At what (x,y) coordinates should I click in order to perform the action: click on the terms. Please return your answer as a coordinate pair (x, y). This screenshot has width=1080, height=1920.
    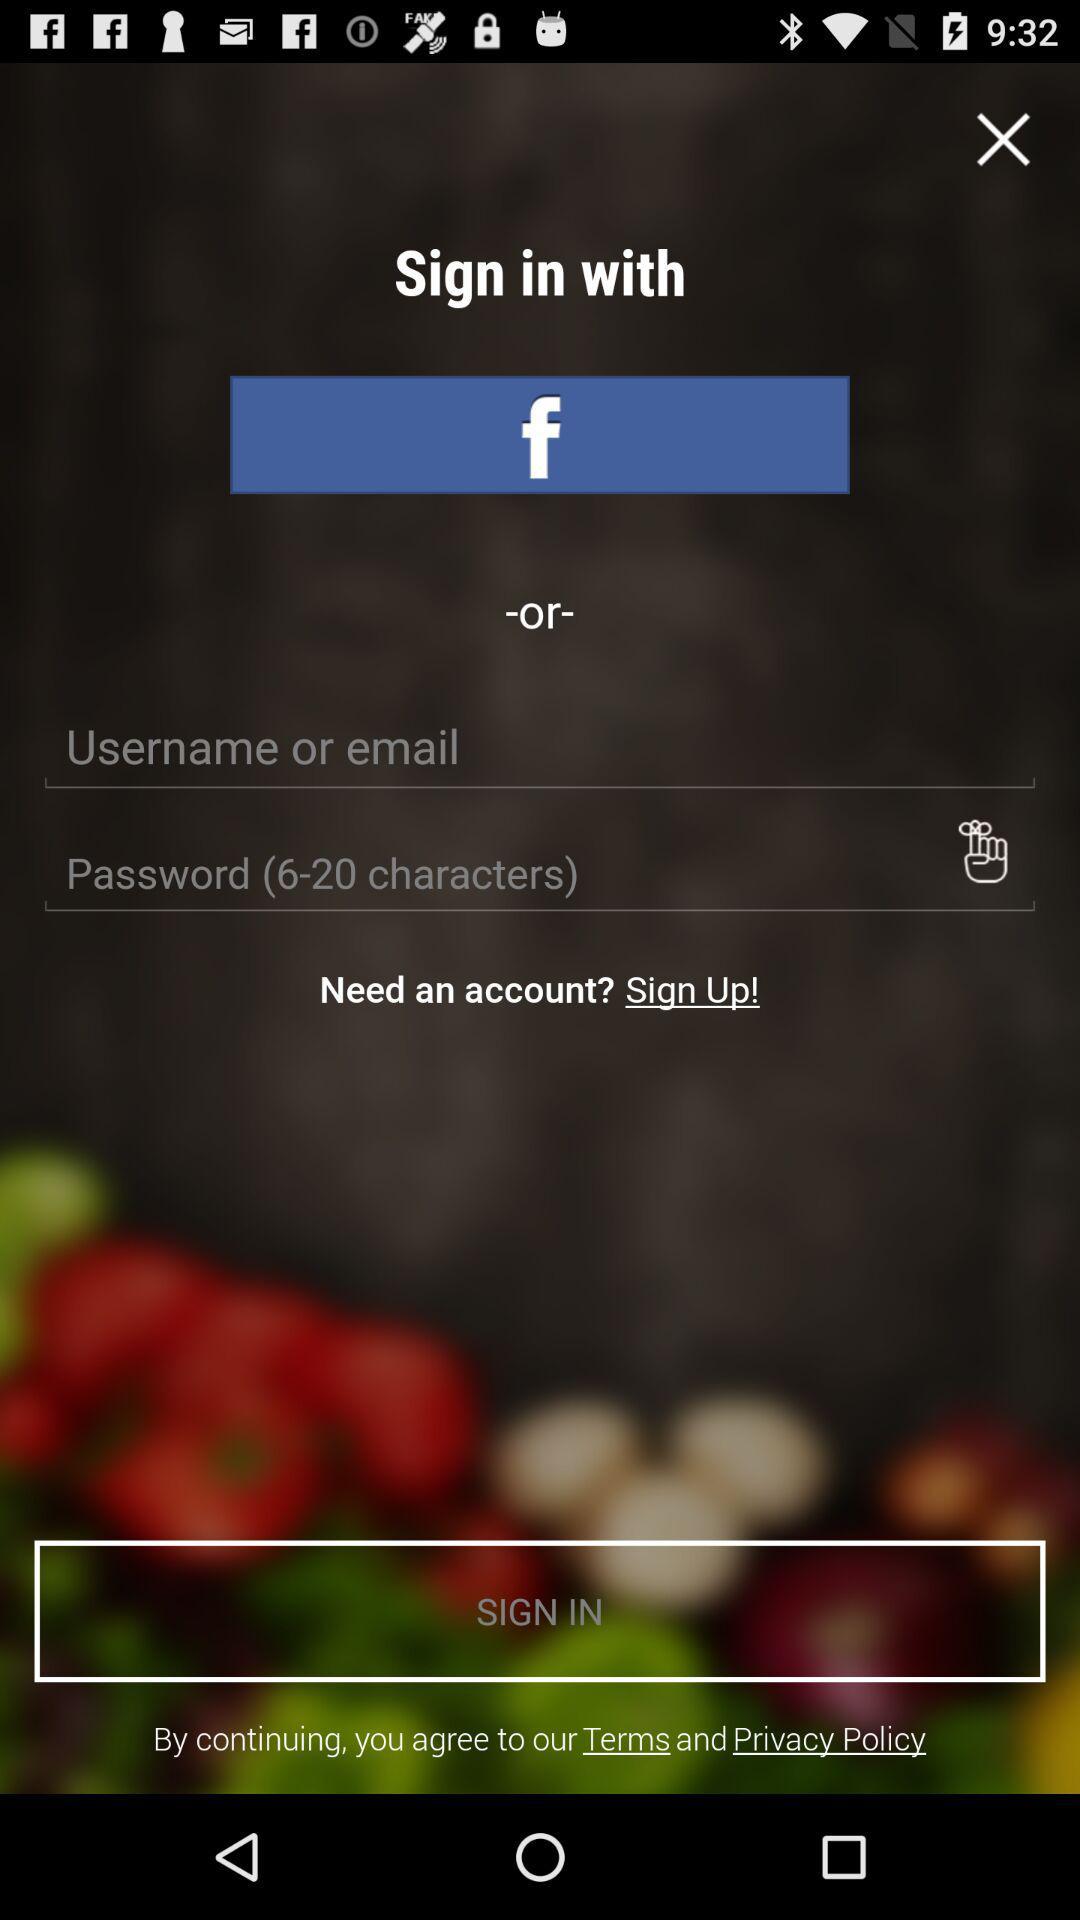
    Looking at the image, I should click on (625, 1737).